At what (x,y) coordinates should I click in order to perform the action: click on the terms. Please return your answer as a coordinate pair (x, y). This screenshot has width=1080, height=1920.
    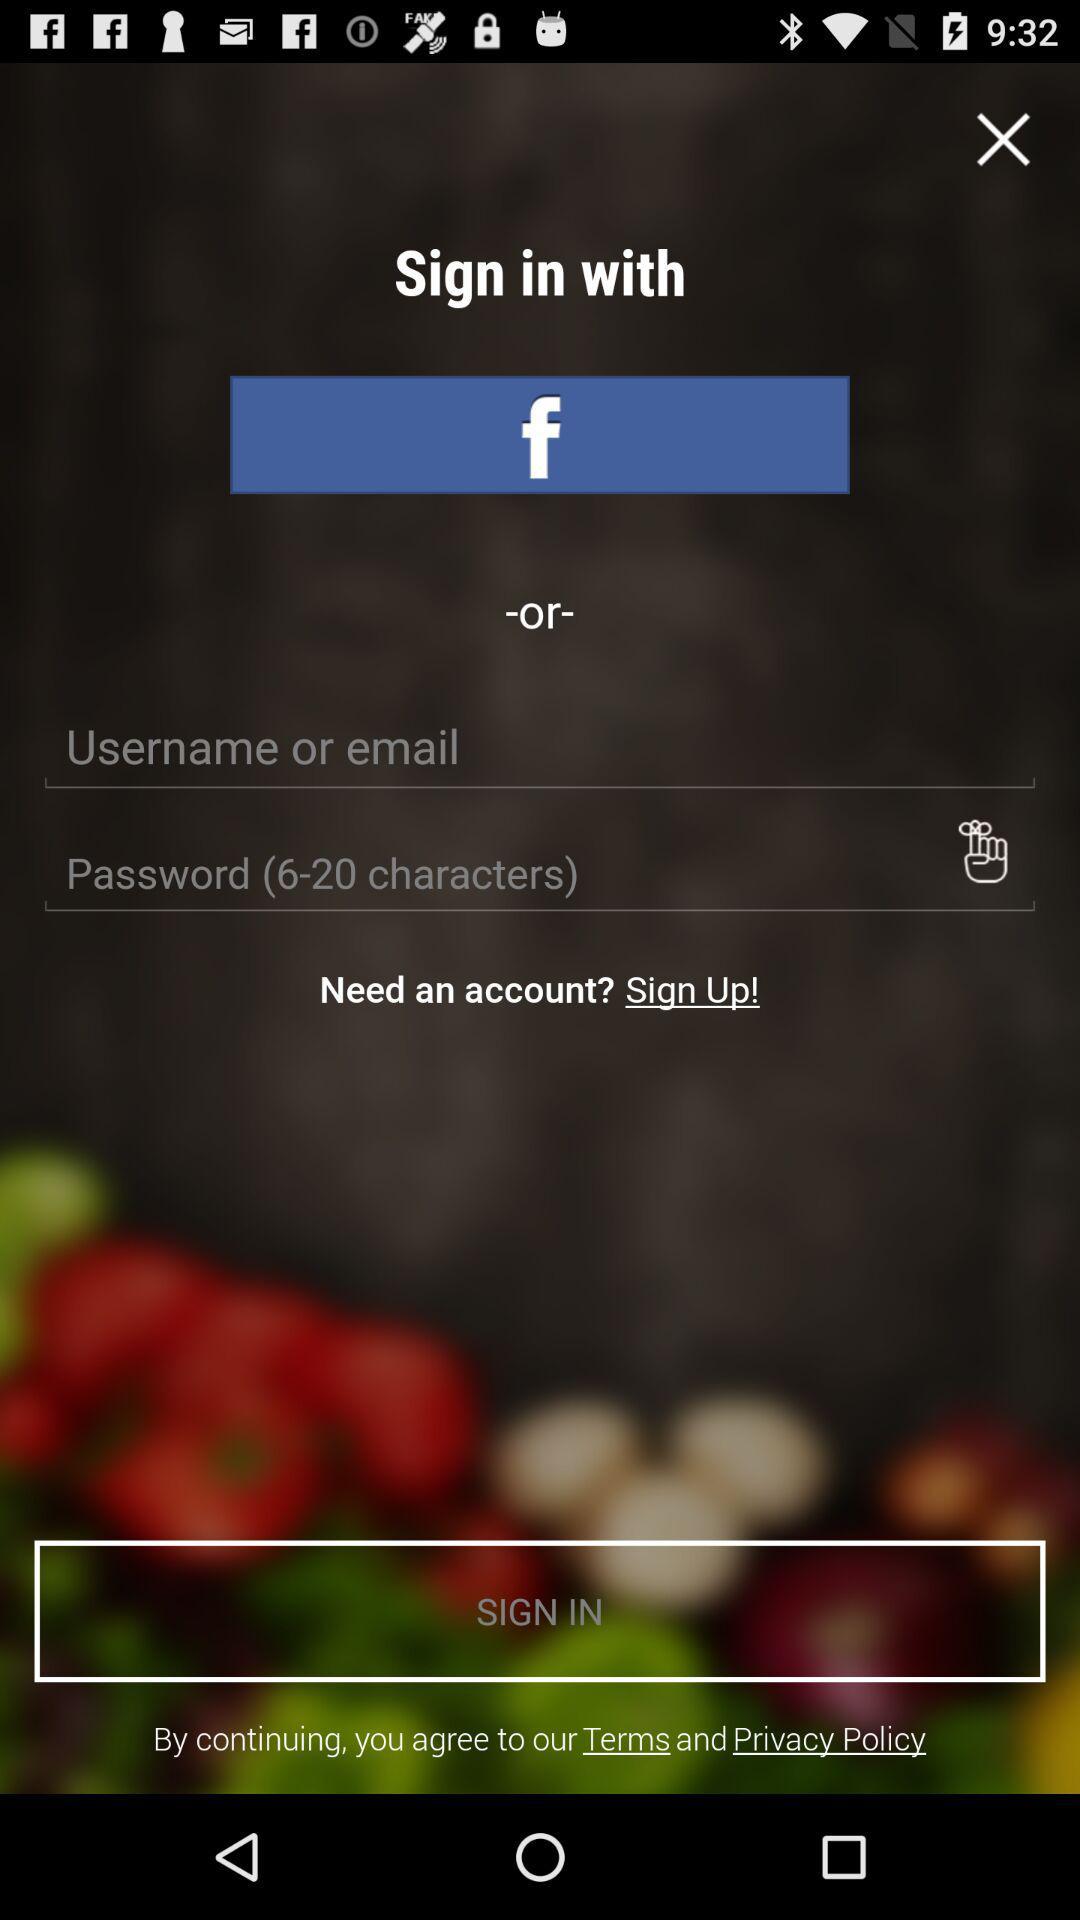
    Looking at the image, I should click on (625, 1737).